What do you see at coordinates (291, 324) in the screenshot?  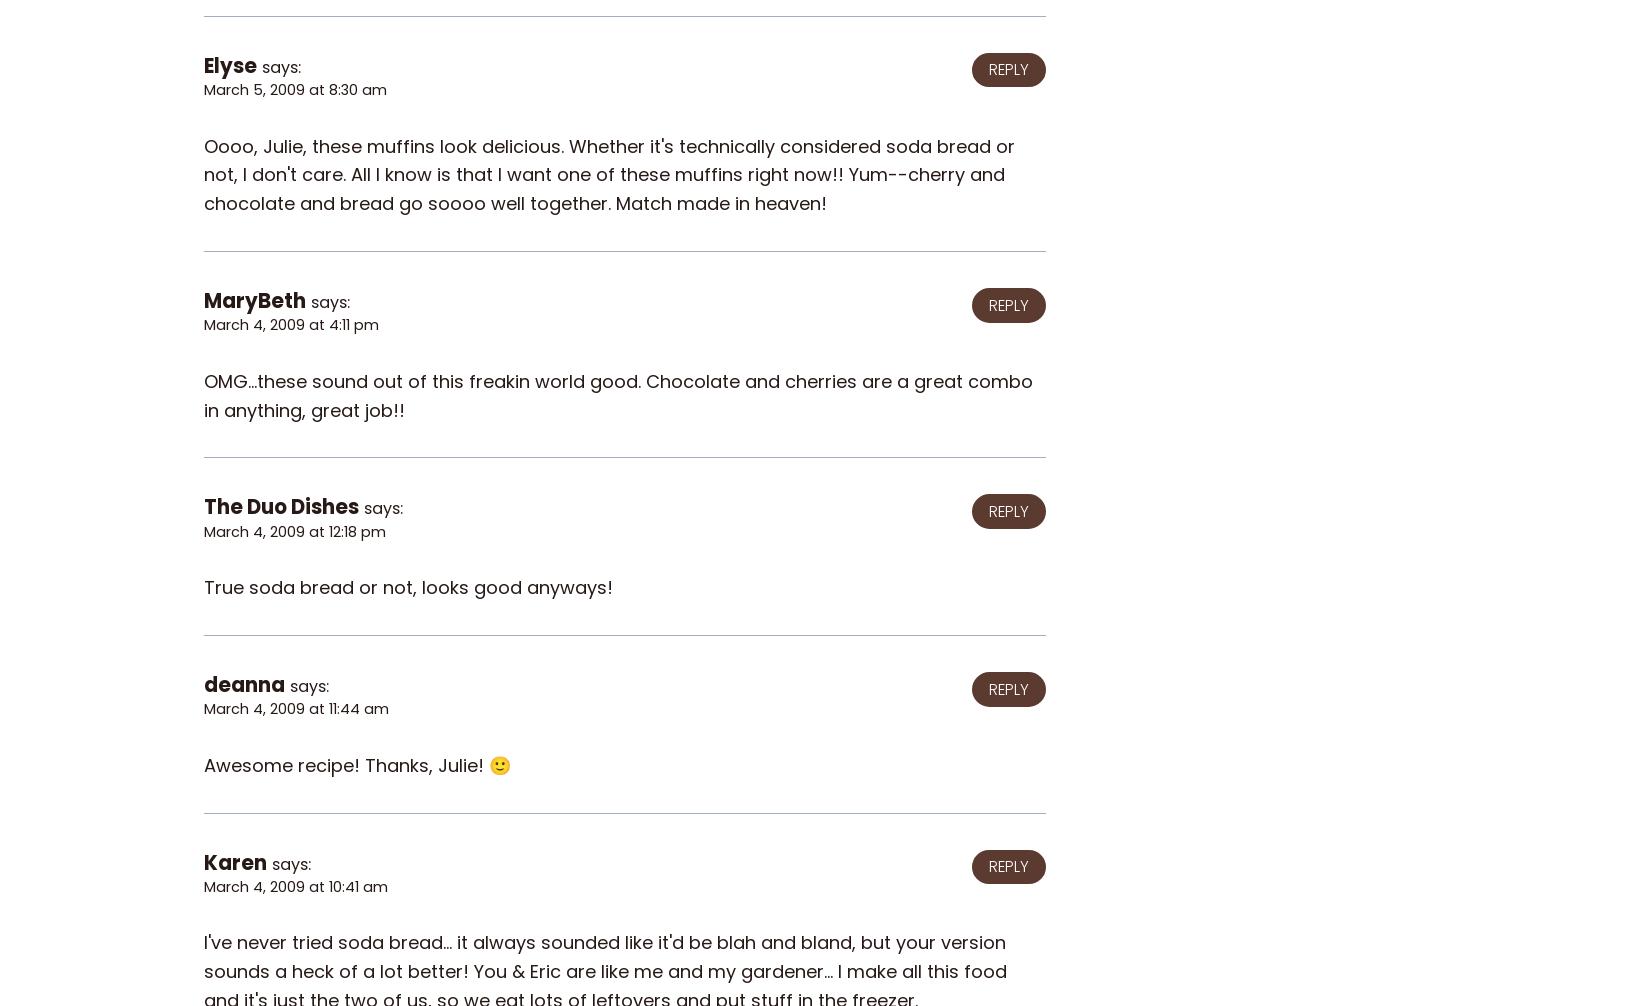 I see `'March 4, 2009 at 4:11 pm'` at bounding box center [291, 324].